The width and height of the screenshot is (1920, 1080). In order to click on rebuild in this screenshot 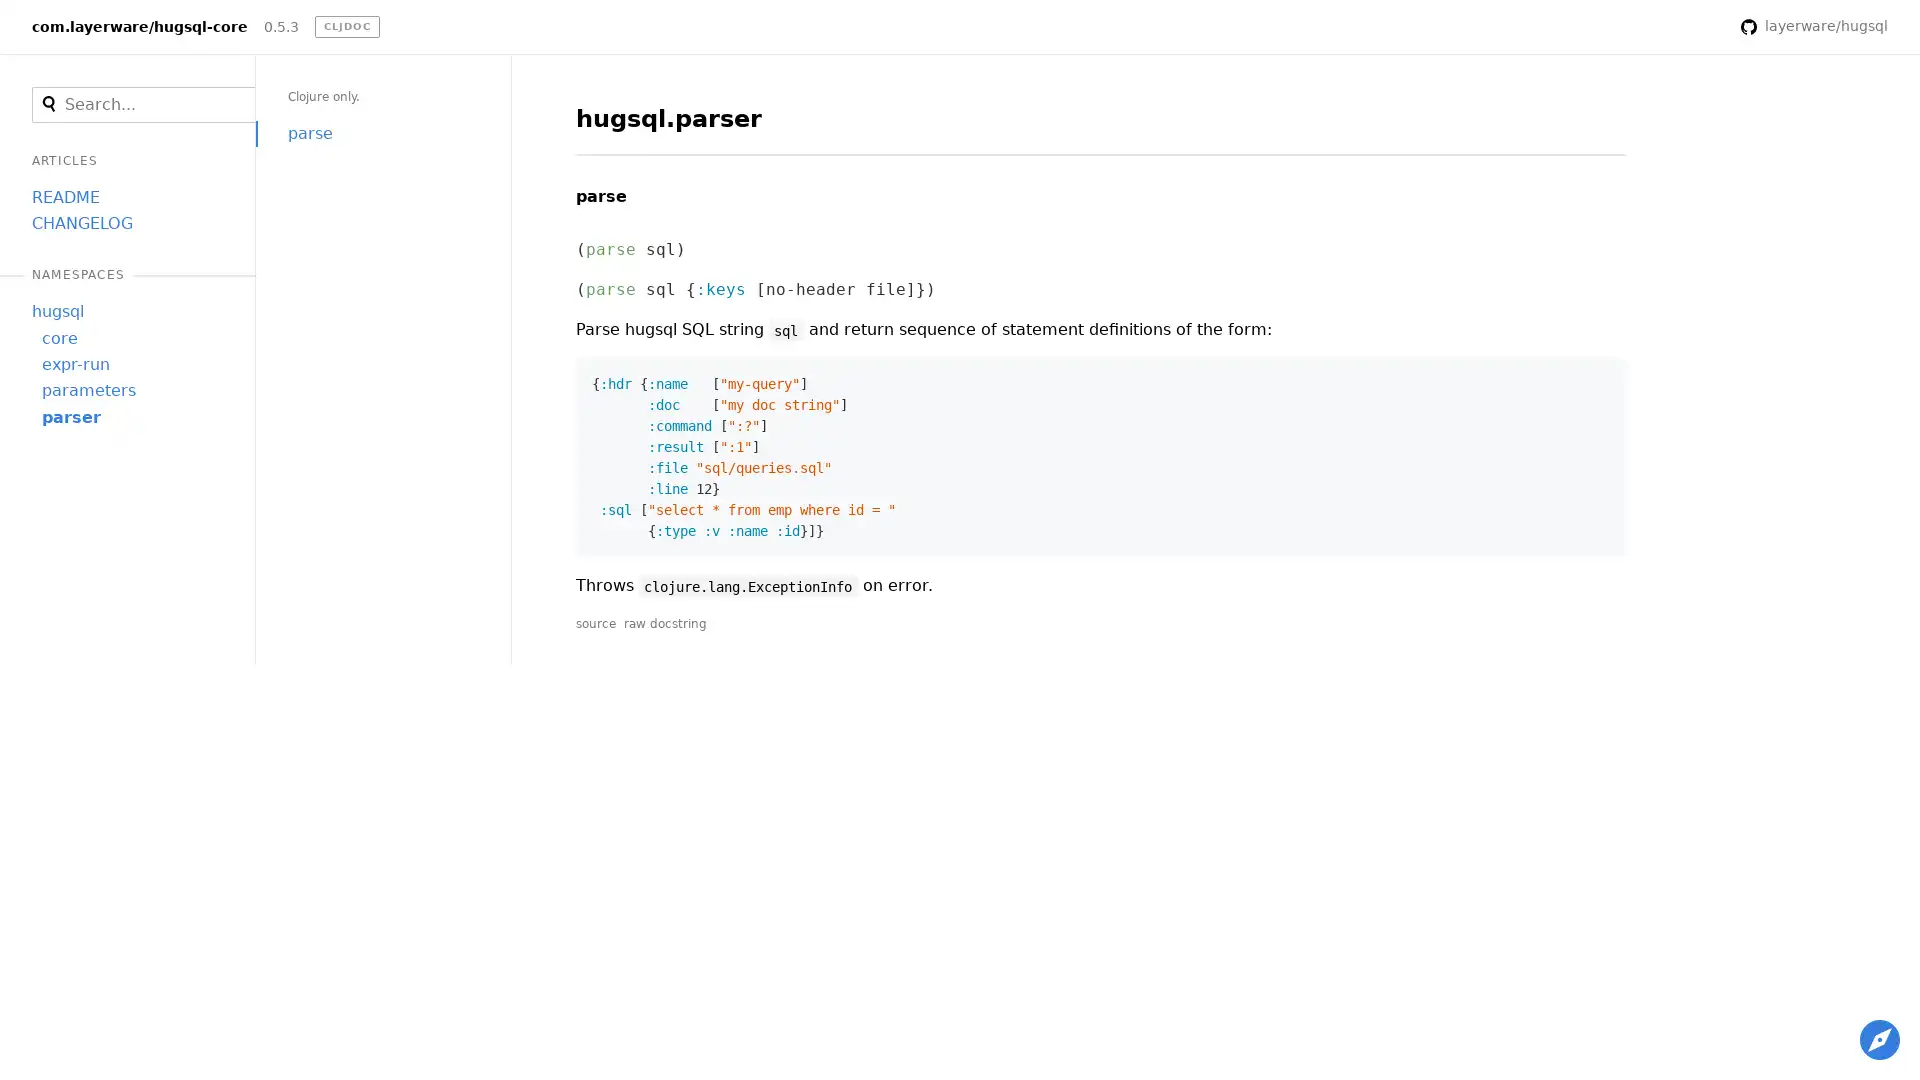, I will do `click(1697, 27)`.